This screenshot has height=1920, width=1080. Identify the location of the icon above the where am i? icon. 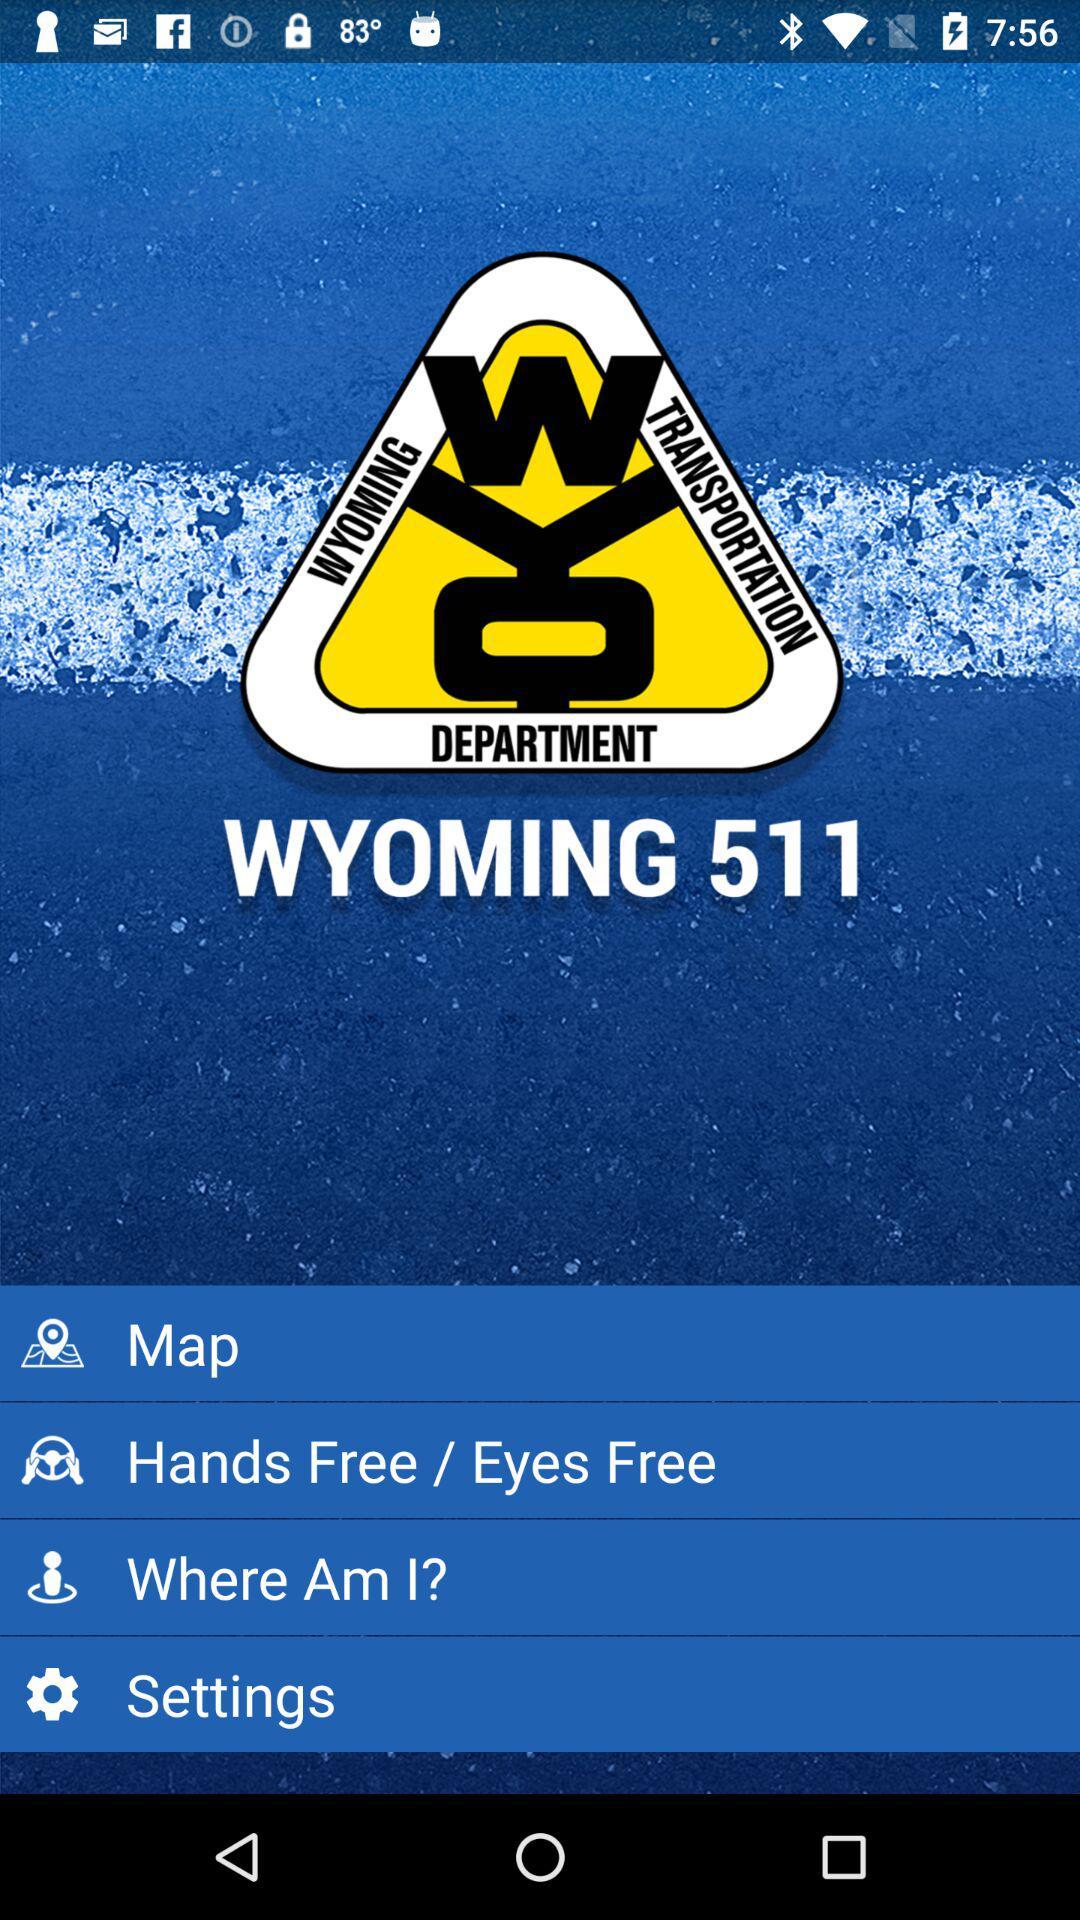
(540, 1460).